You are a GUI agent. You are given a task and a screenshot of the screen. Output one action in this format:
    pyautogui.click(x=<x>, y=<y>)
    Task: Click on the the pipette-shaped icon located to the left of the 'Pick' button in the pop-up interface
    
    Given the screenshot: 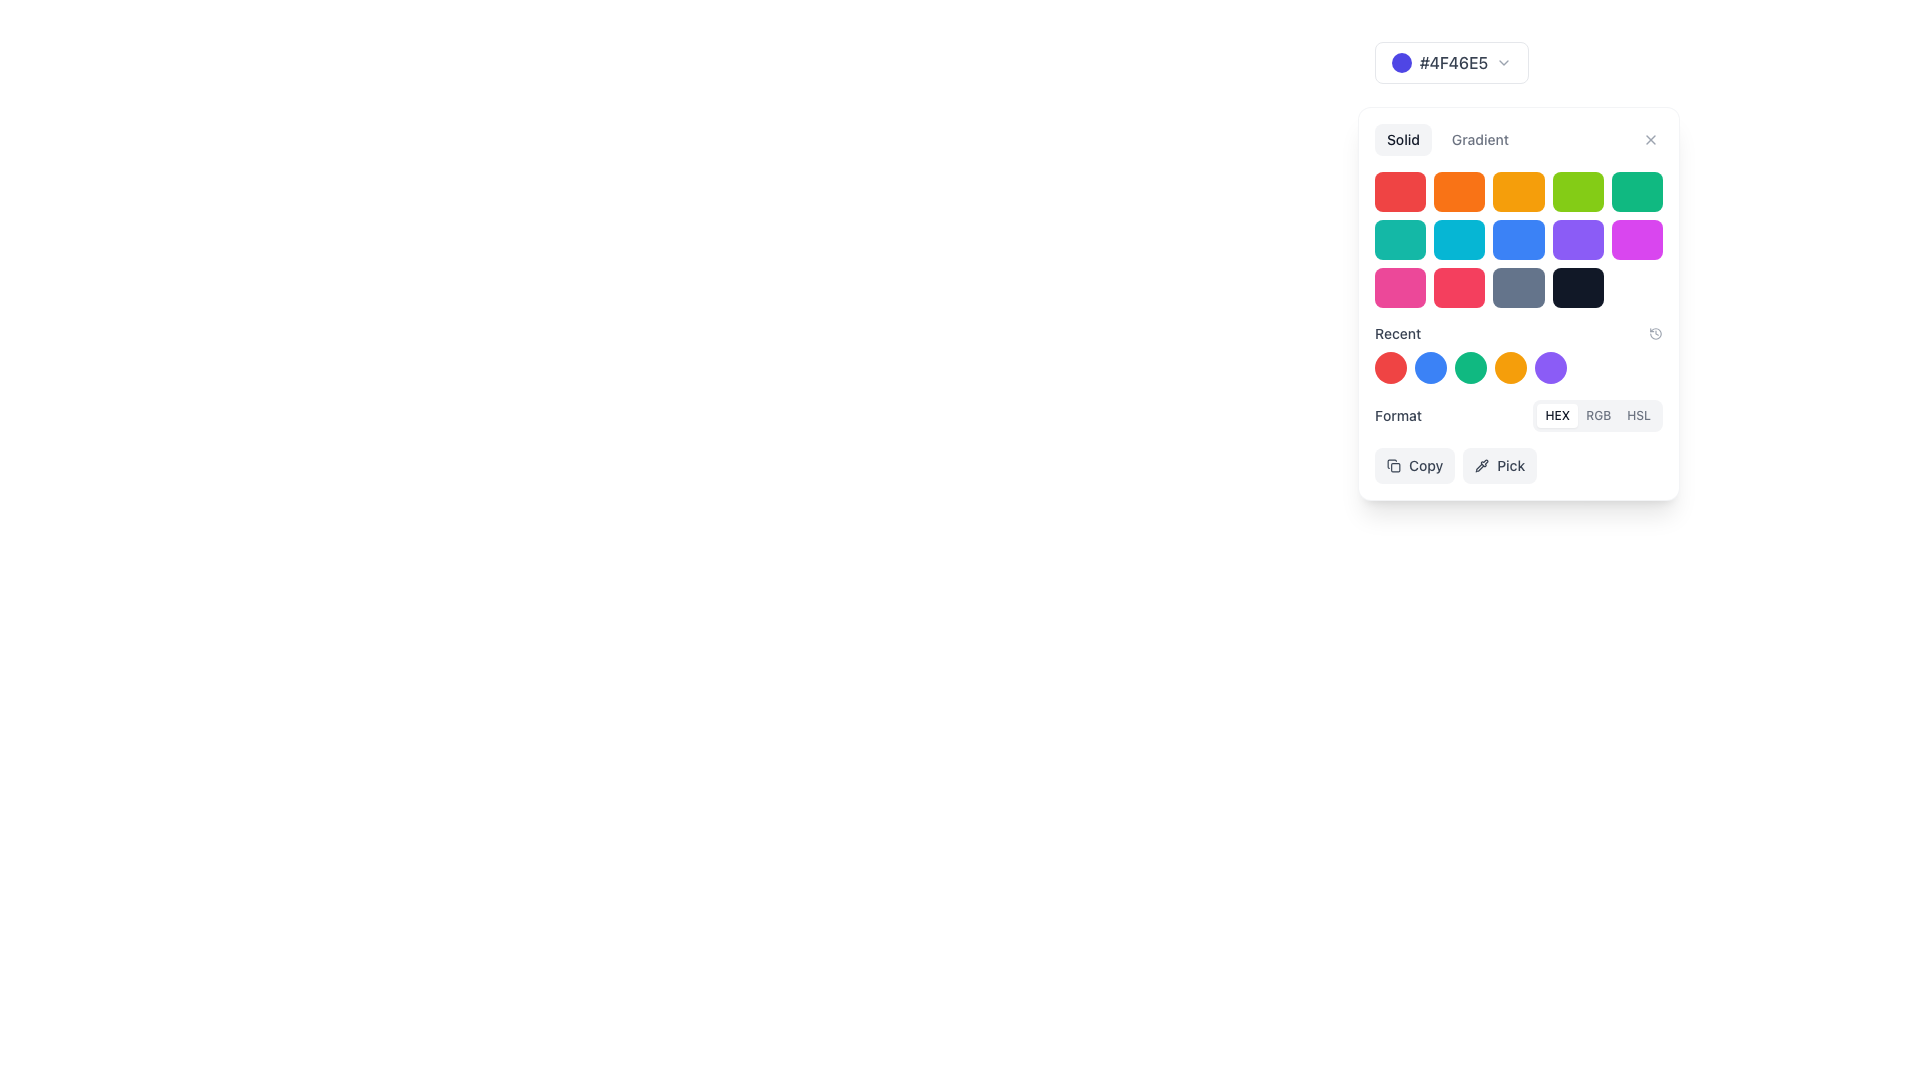 What is the action you would take?
    pyautogui.click(x=1482, y=466)
    